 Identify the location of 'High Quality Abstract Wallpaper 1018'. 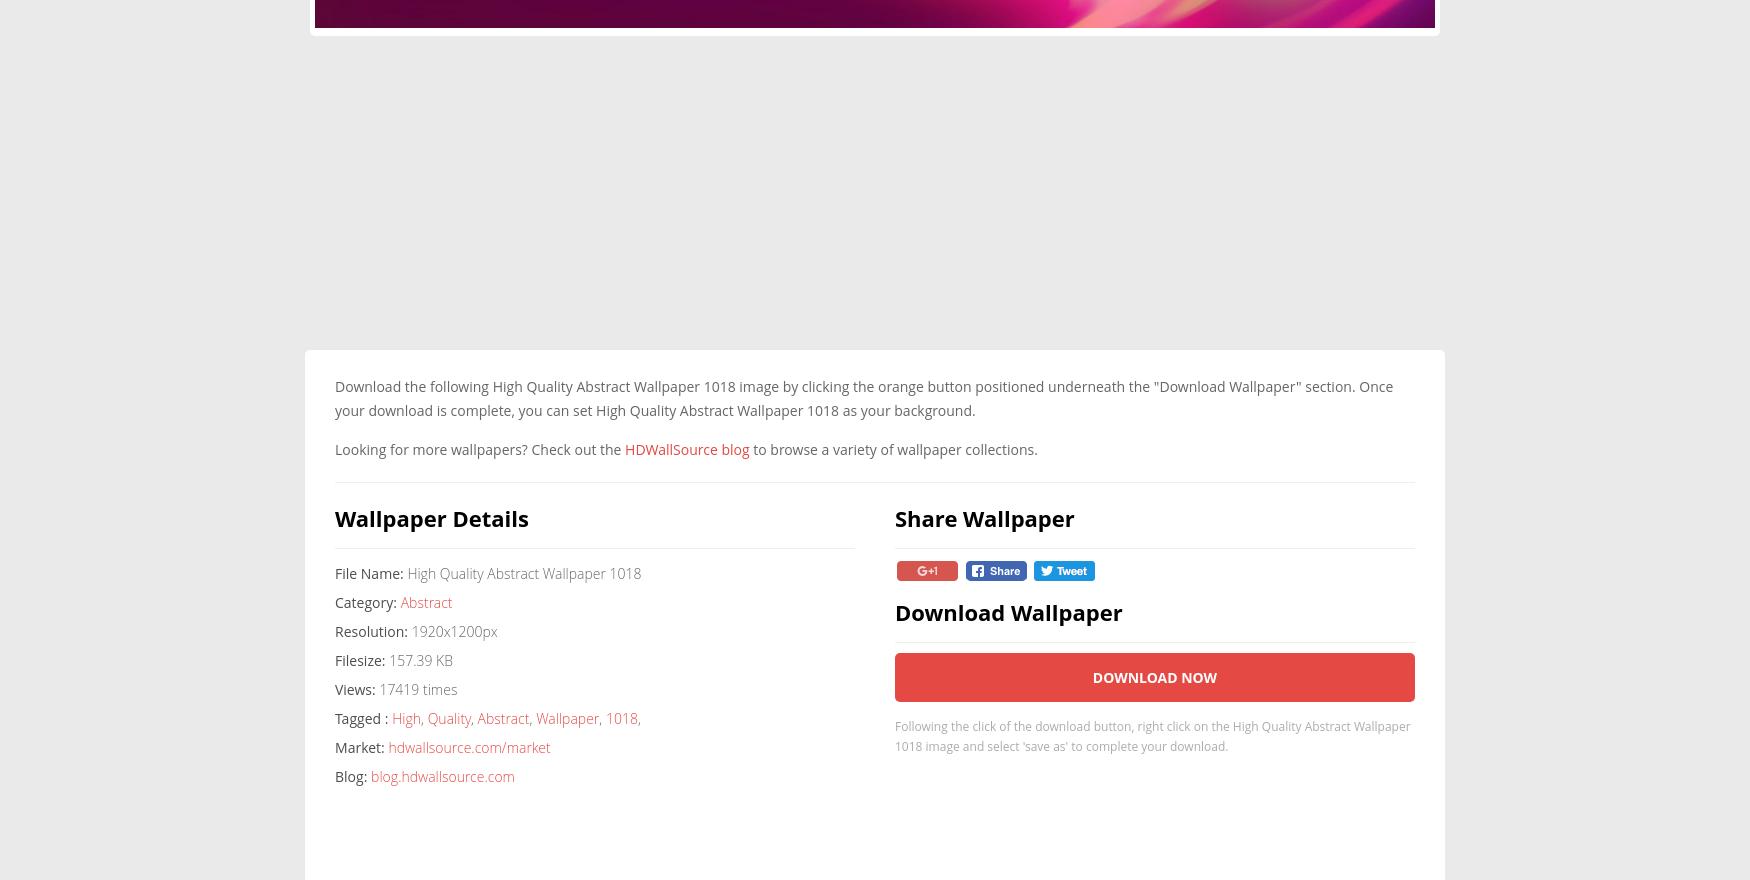
(521, 573).